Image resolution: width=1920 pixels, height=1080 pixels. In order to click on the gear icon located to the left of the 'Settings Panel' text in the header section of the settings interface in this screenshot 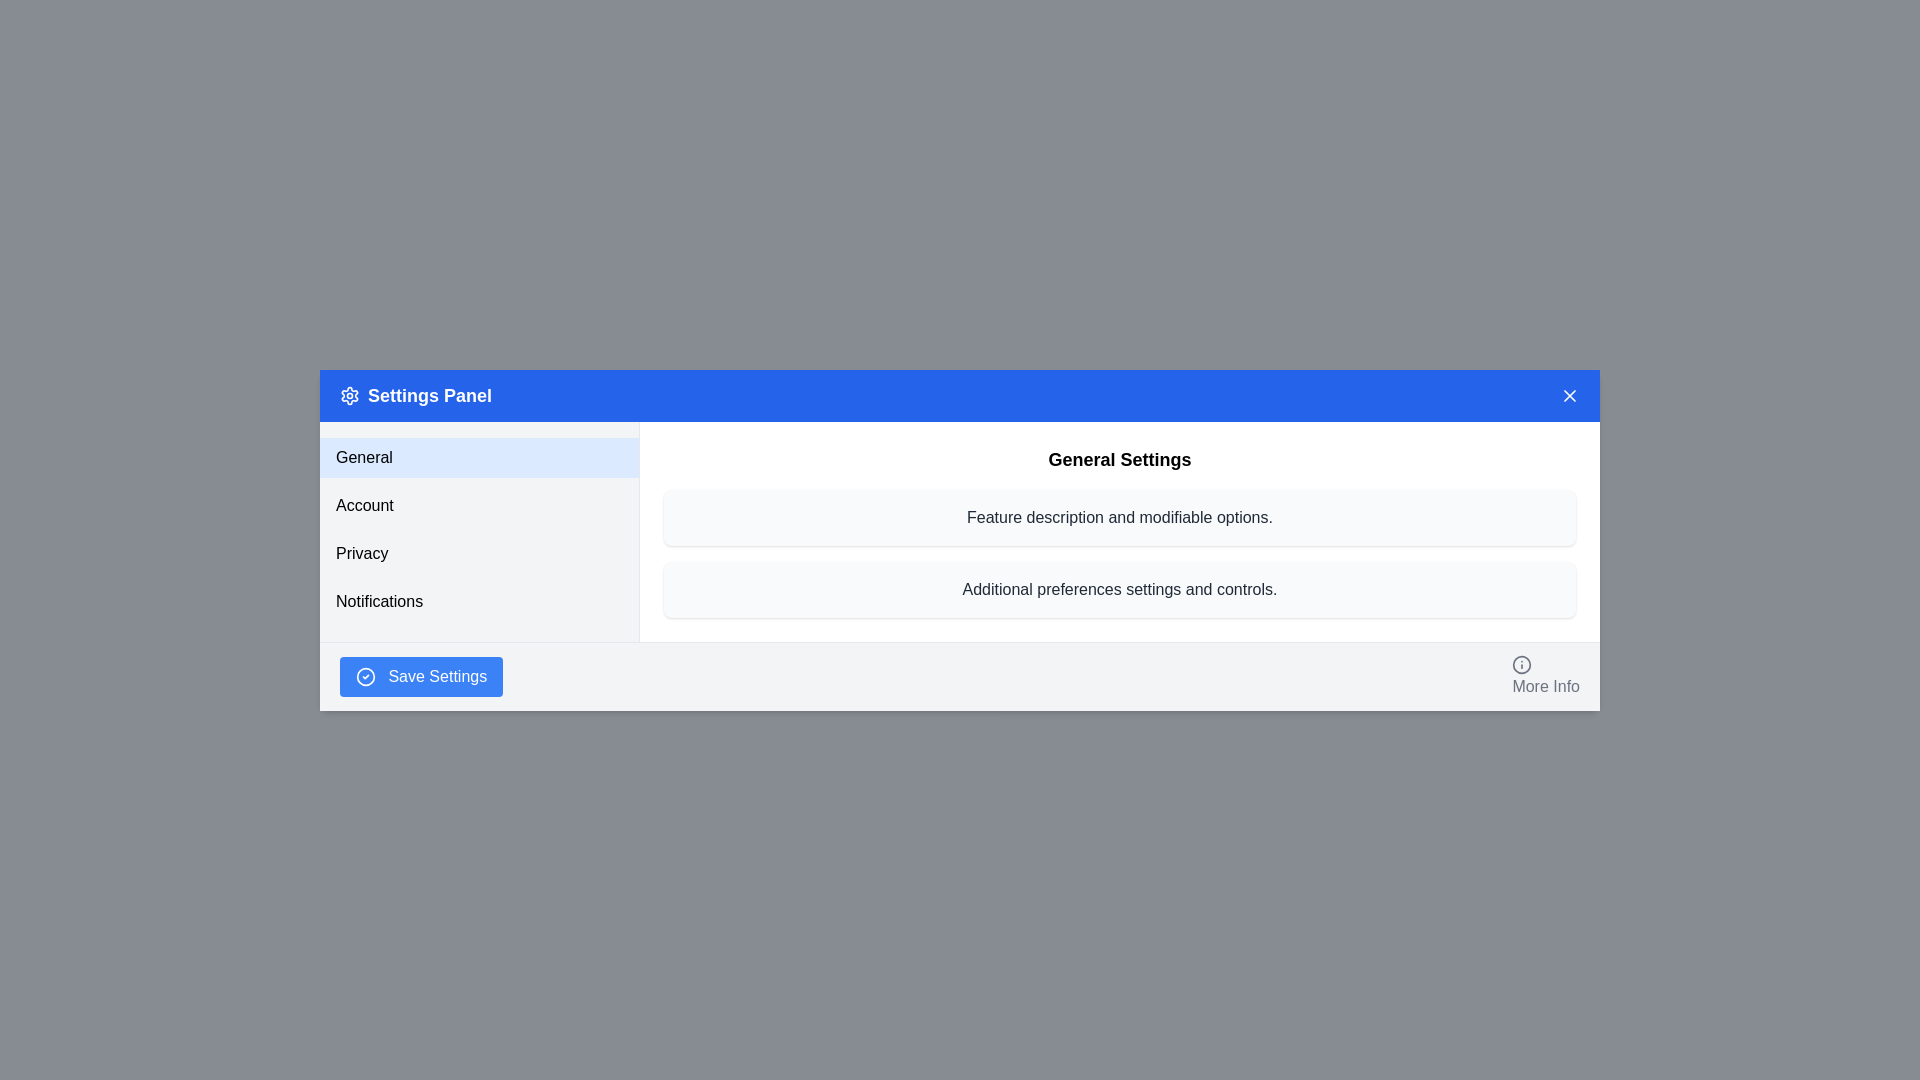, I will do `click(350, 394)`.